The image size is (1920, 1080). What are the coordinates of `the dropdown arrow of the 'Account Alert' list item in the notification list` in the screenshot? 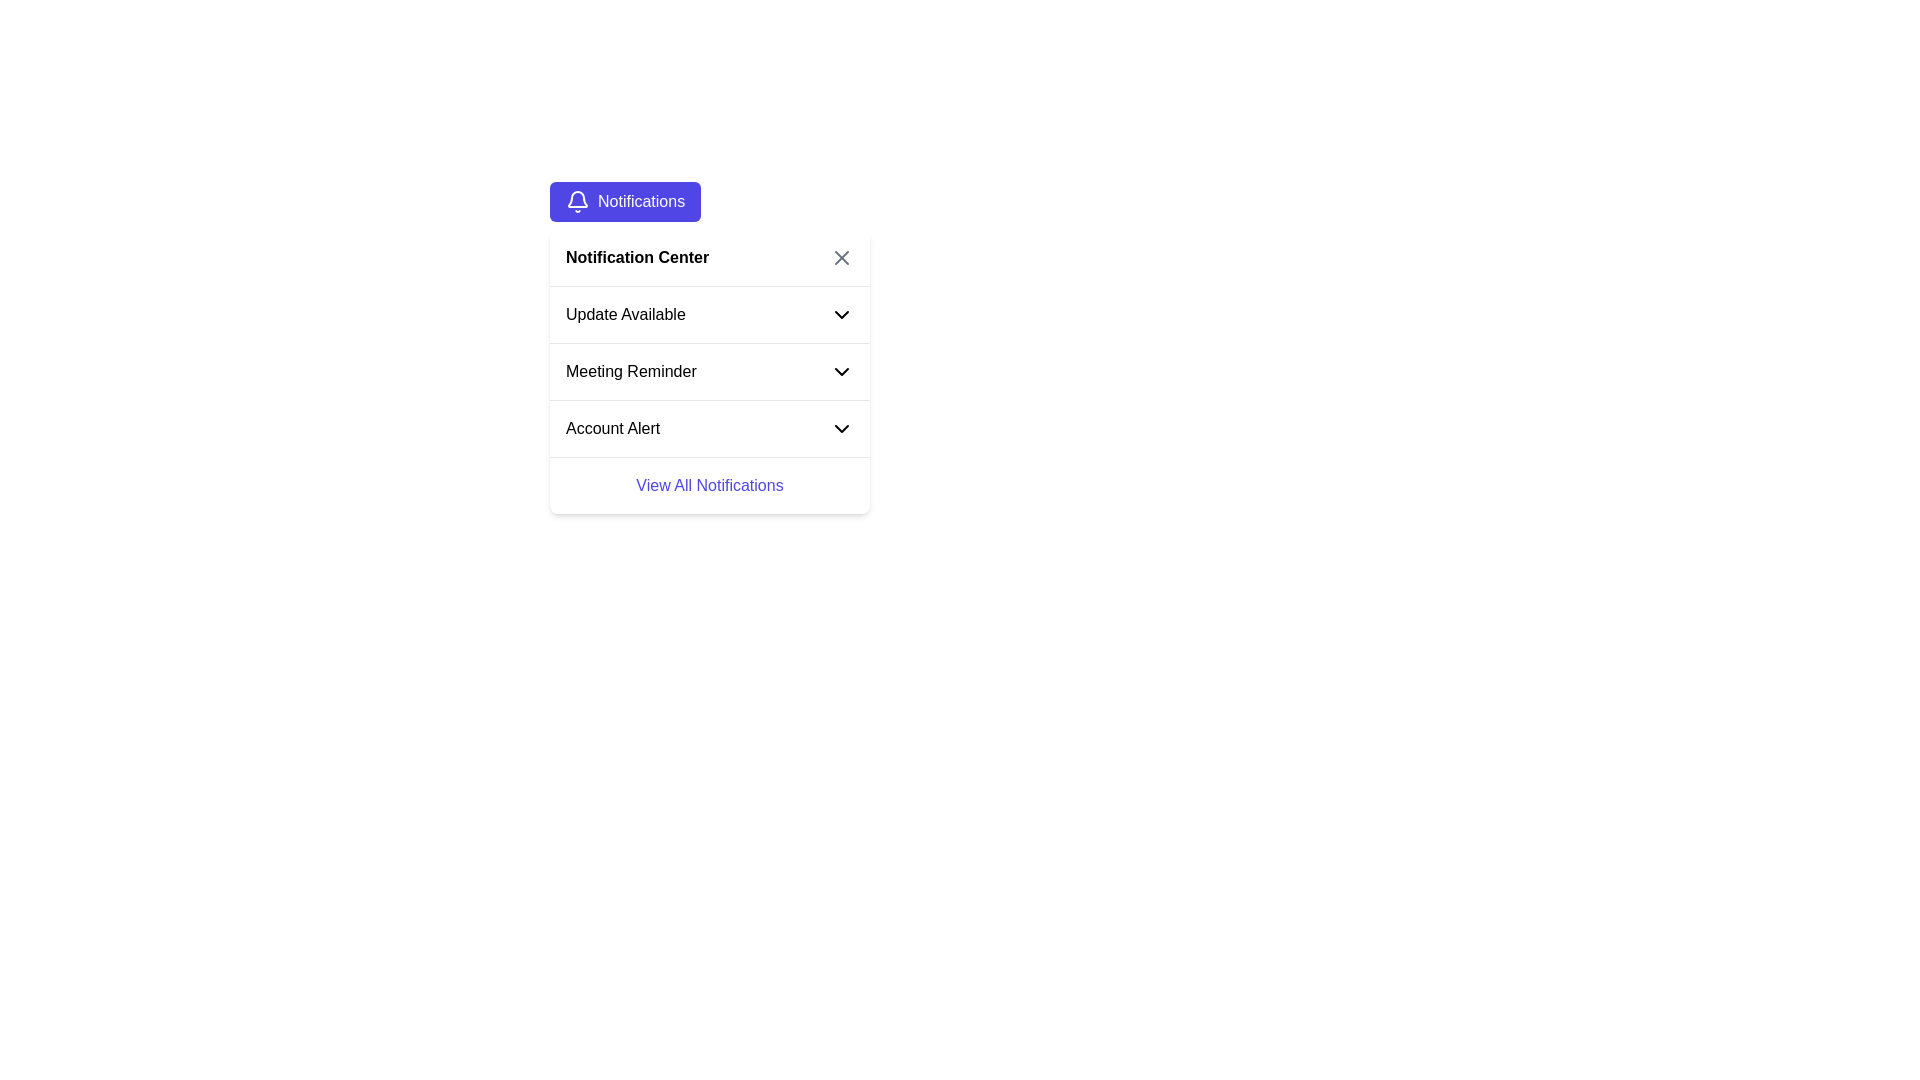 It's located at (801, 410).